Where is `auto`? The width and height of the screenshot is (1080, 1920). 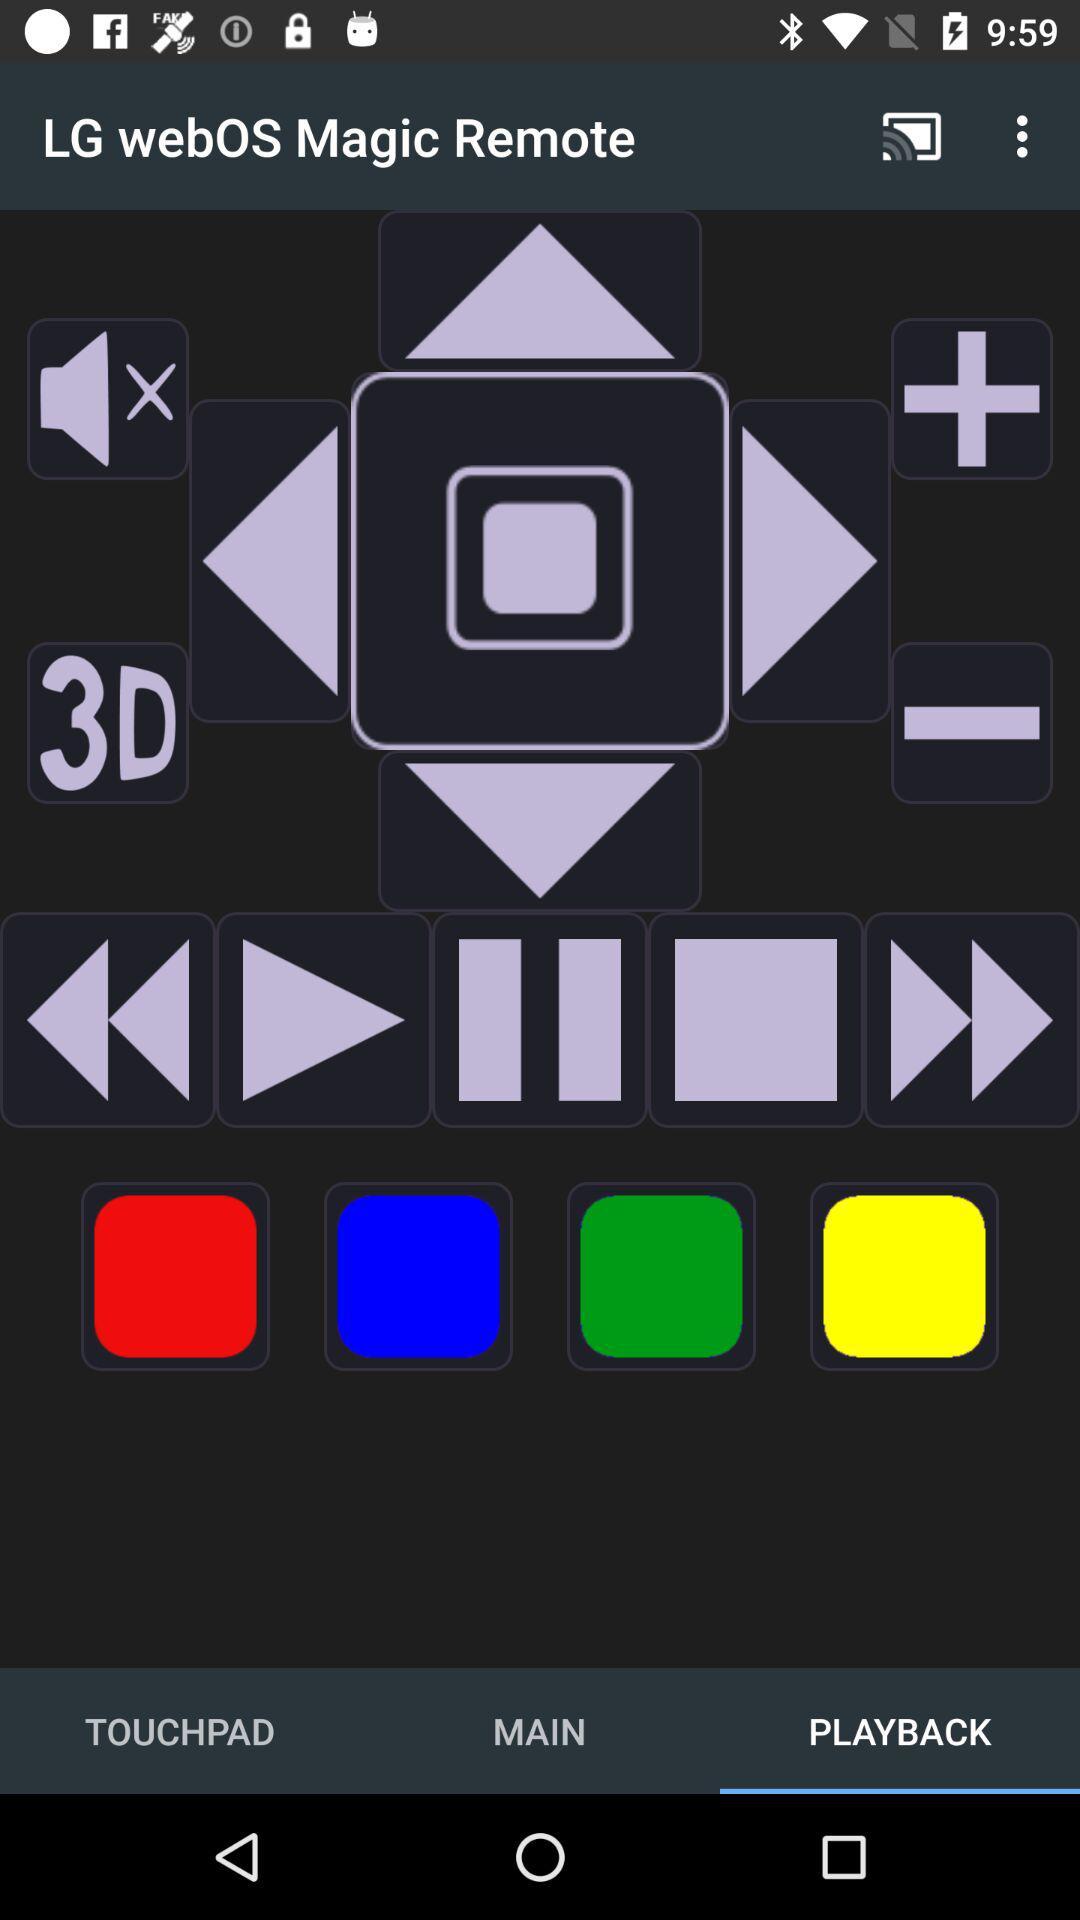
auto is located at coordinates (810, 560).